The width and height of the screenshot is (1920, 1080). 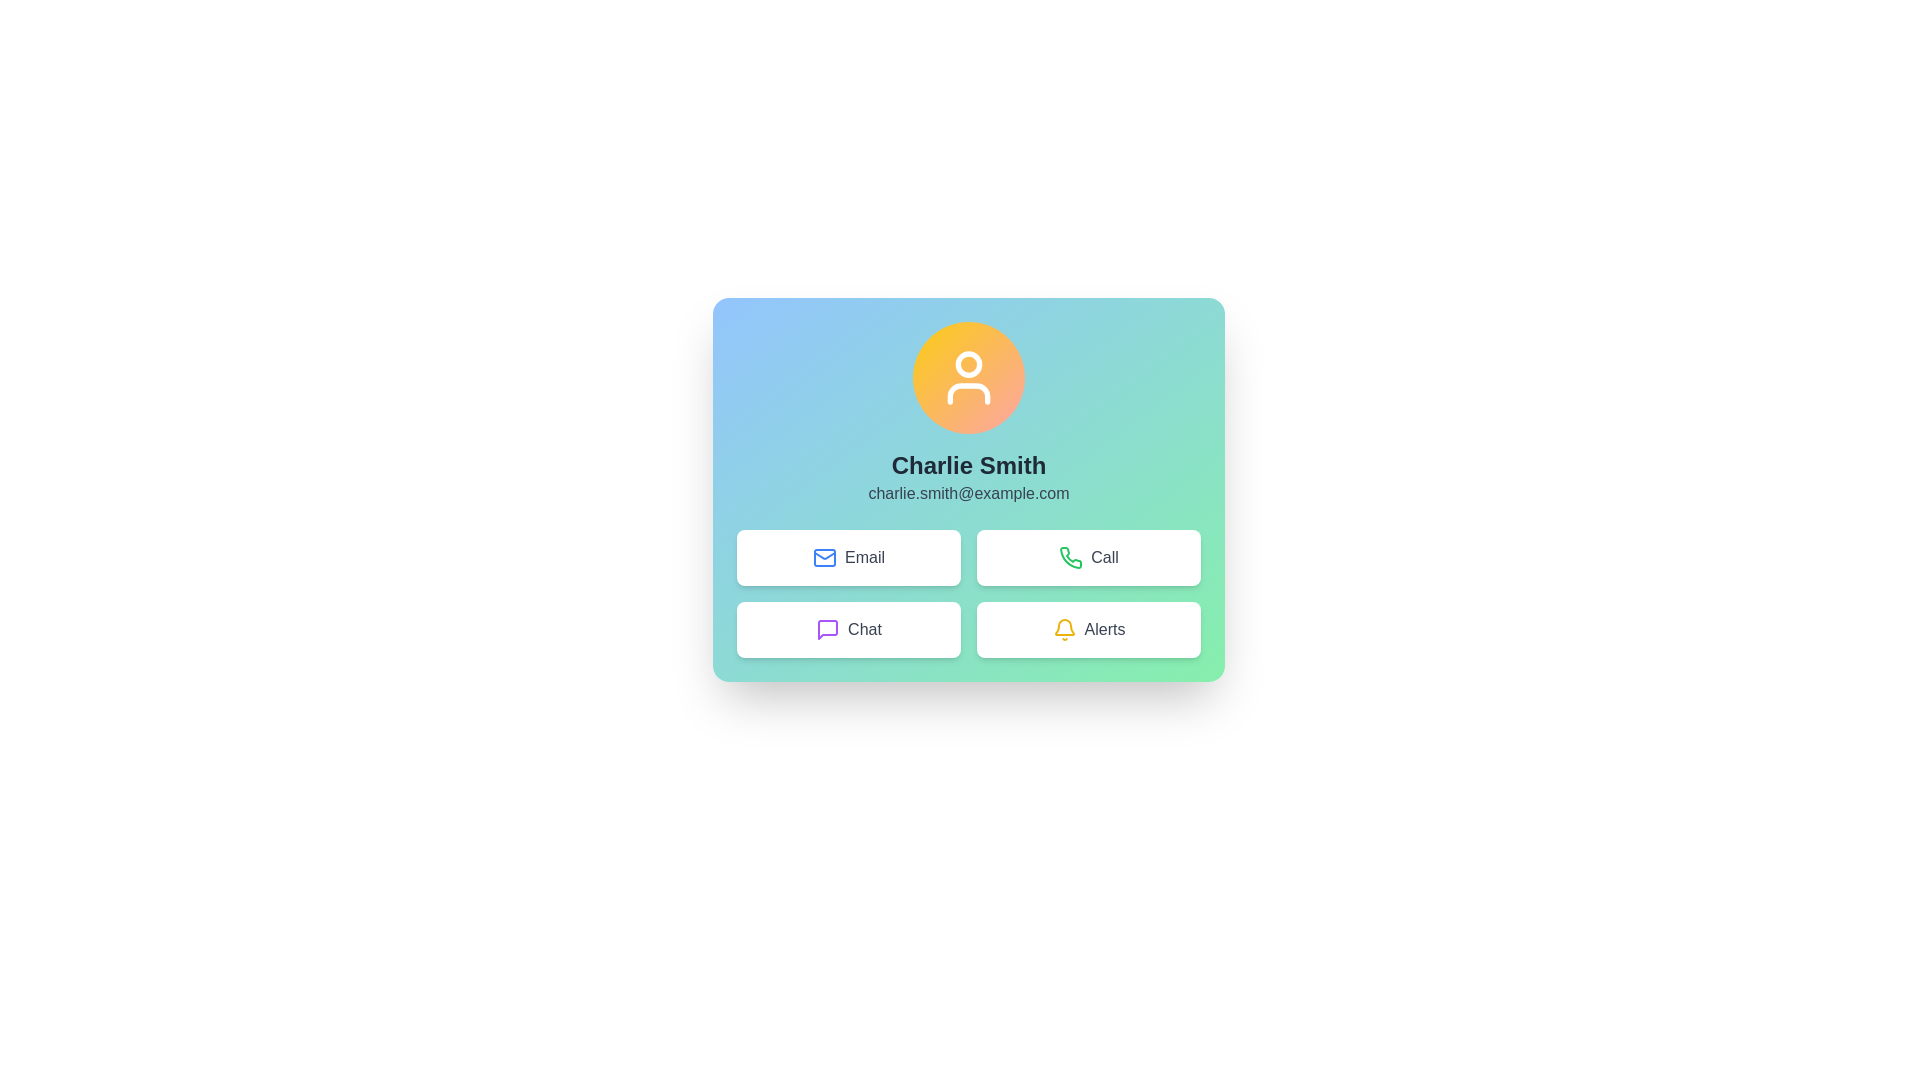 What do you see at coordinates (1088, 628) in the screenshot?
I see `the 'Alerts' button` at bounding box center [1088, 628].